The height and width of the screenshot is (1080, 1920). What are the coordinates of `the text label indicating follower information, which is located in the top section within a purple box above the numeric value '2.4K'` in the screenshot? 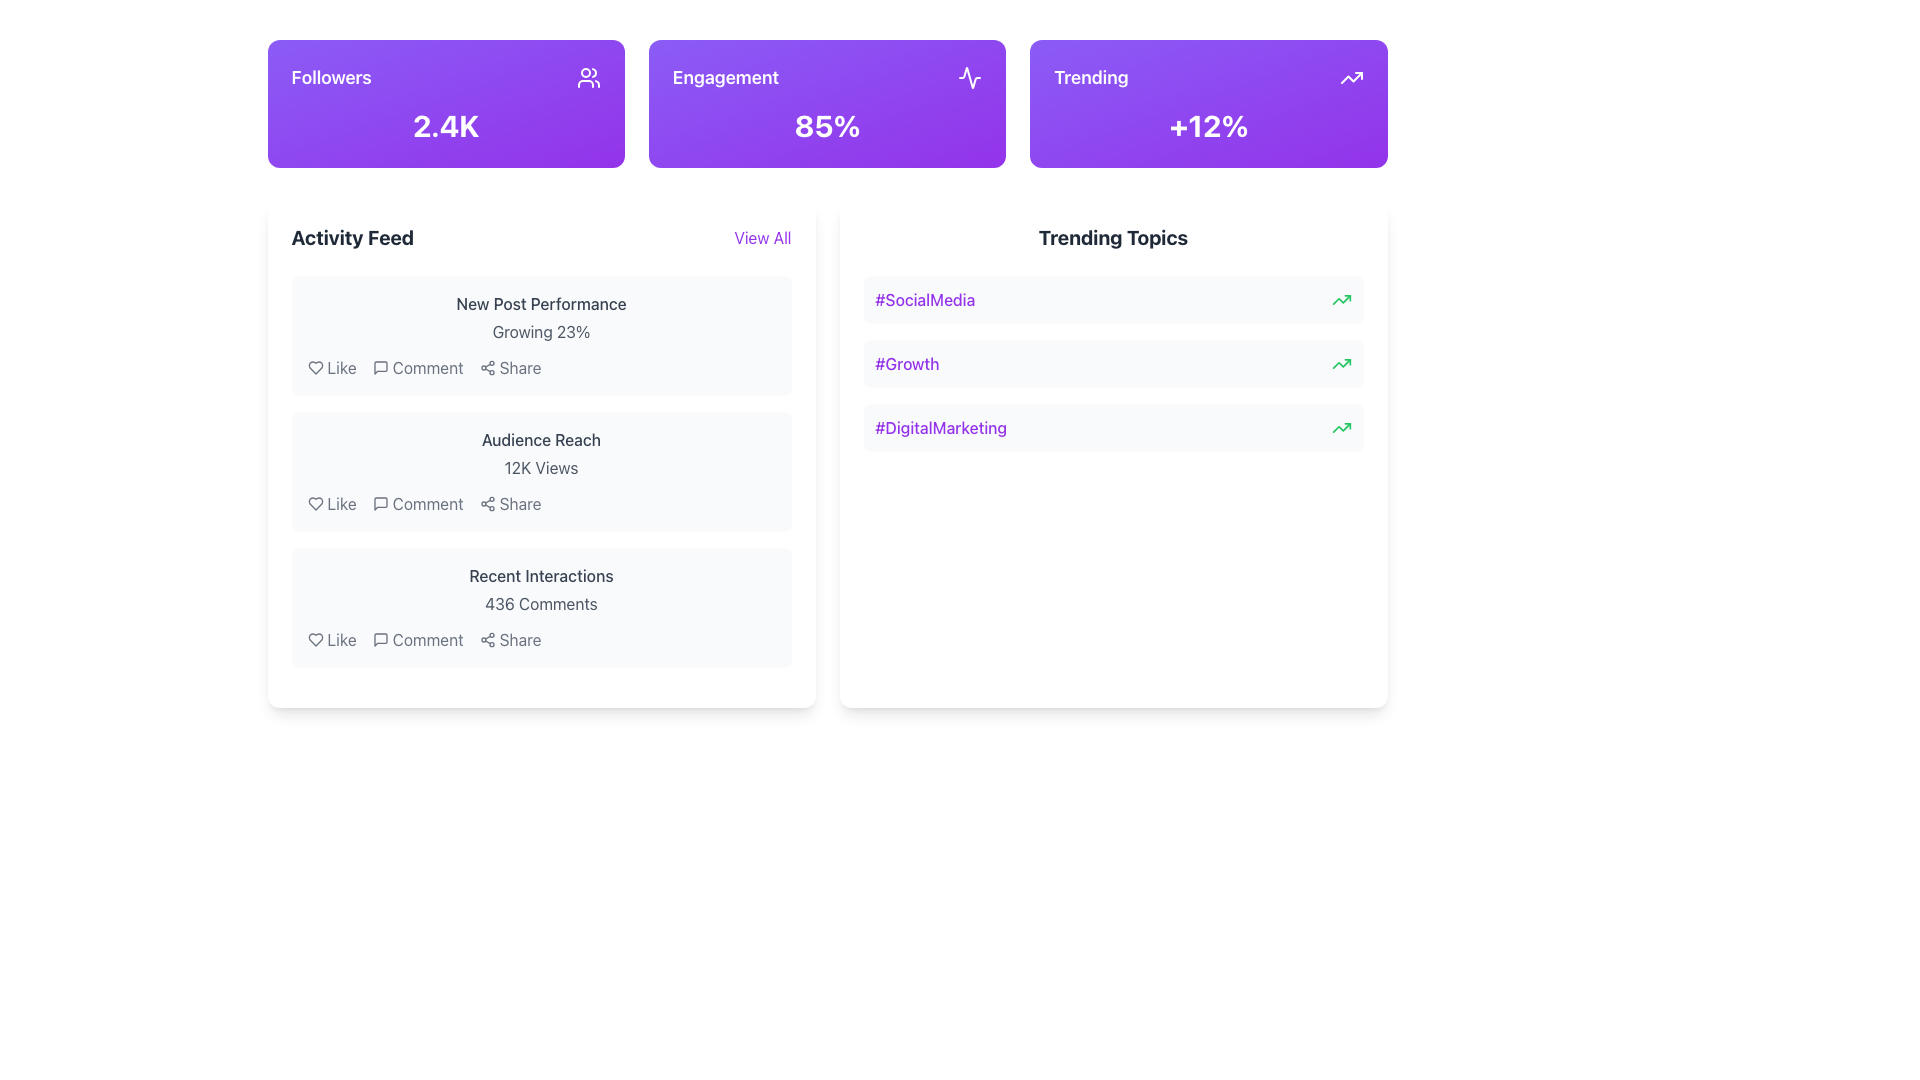 It's located at (331, 76).